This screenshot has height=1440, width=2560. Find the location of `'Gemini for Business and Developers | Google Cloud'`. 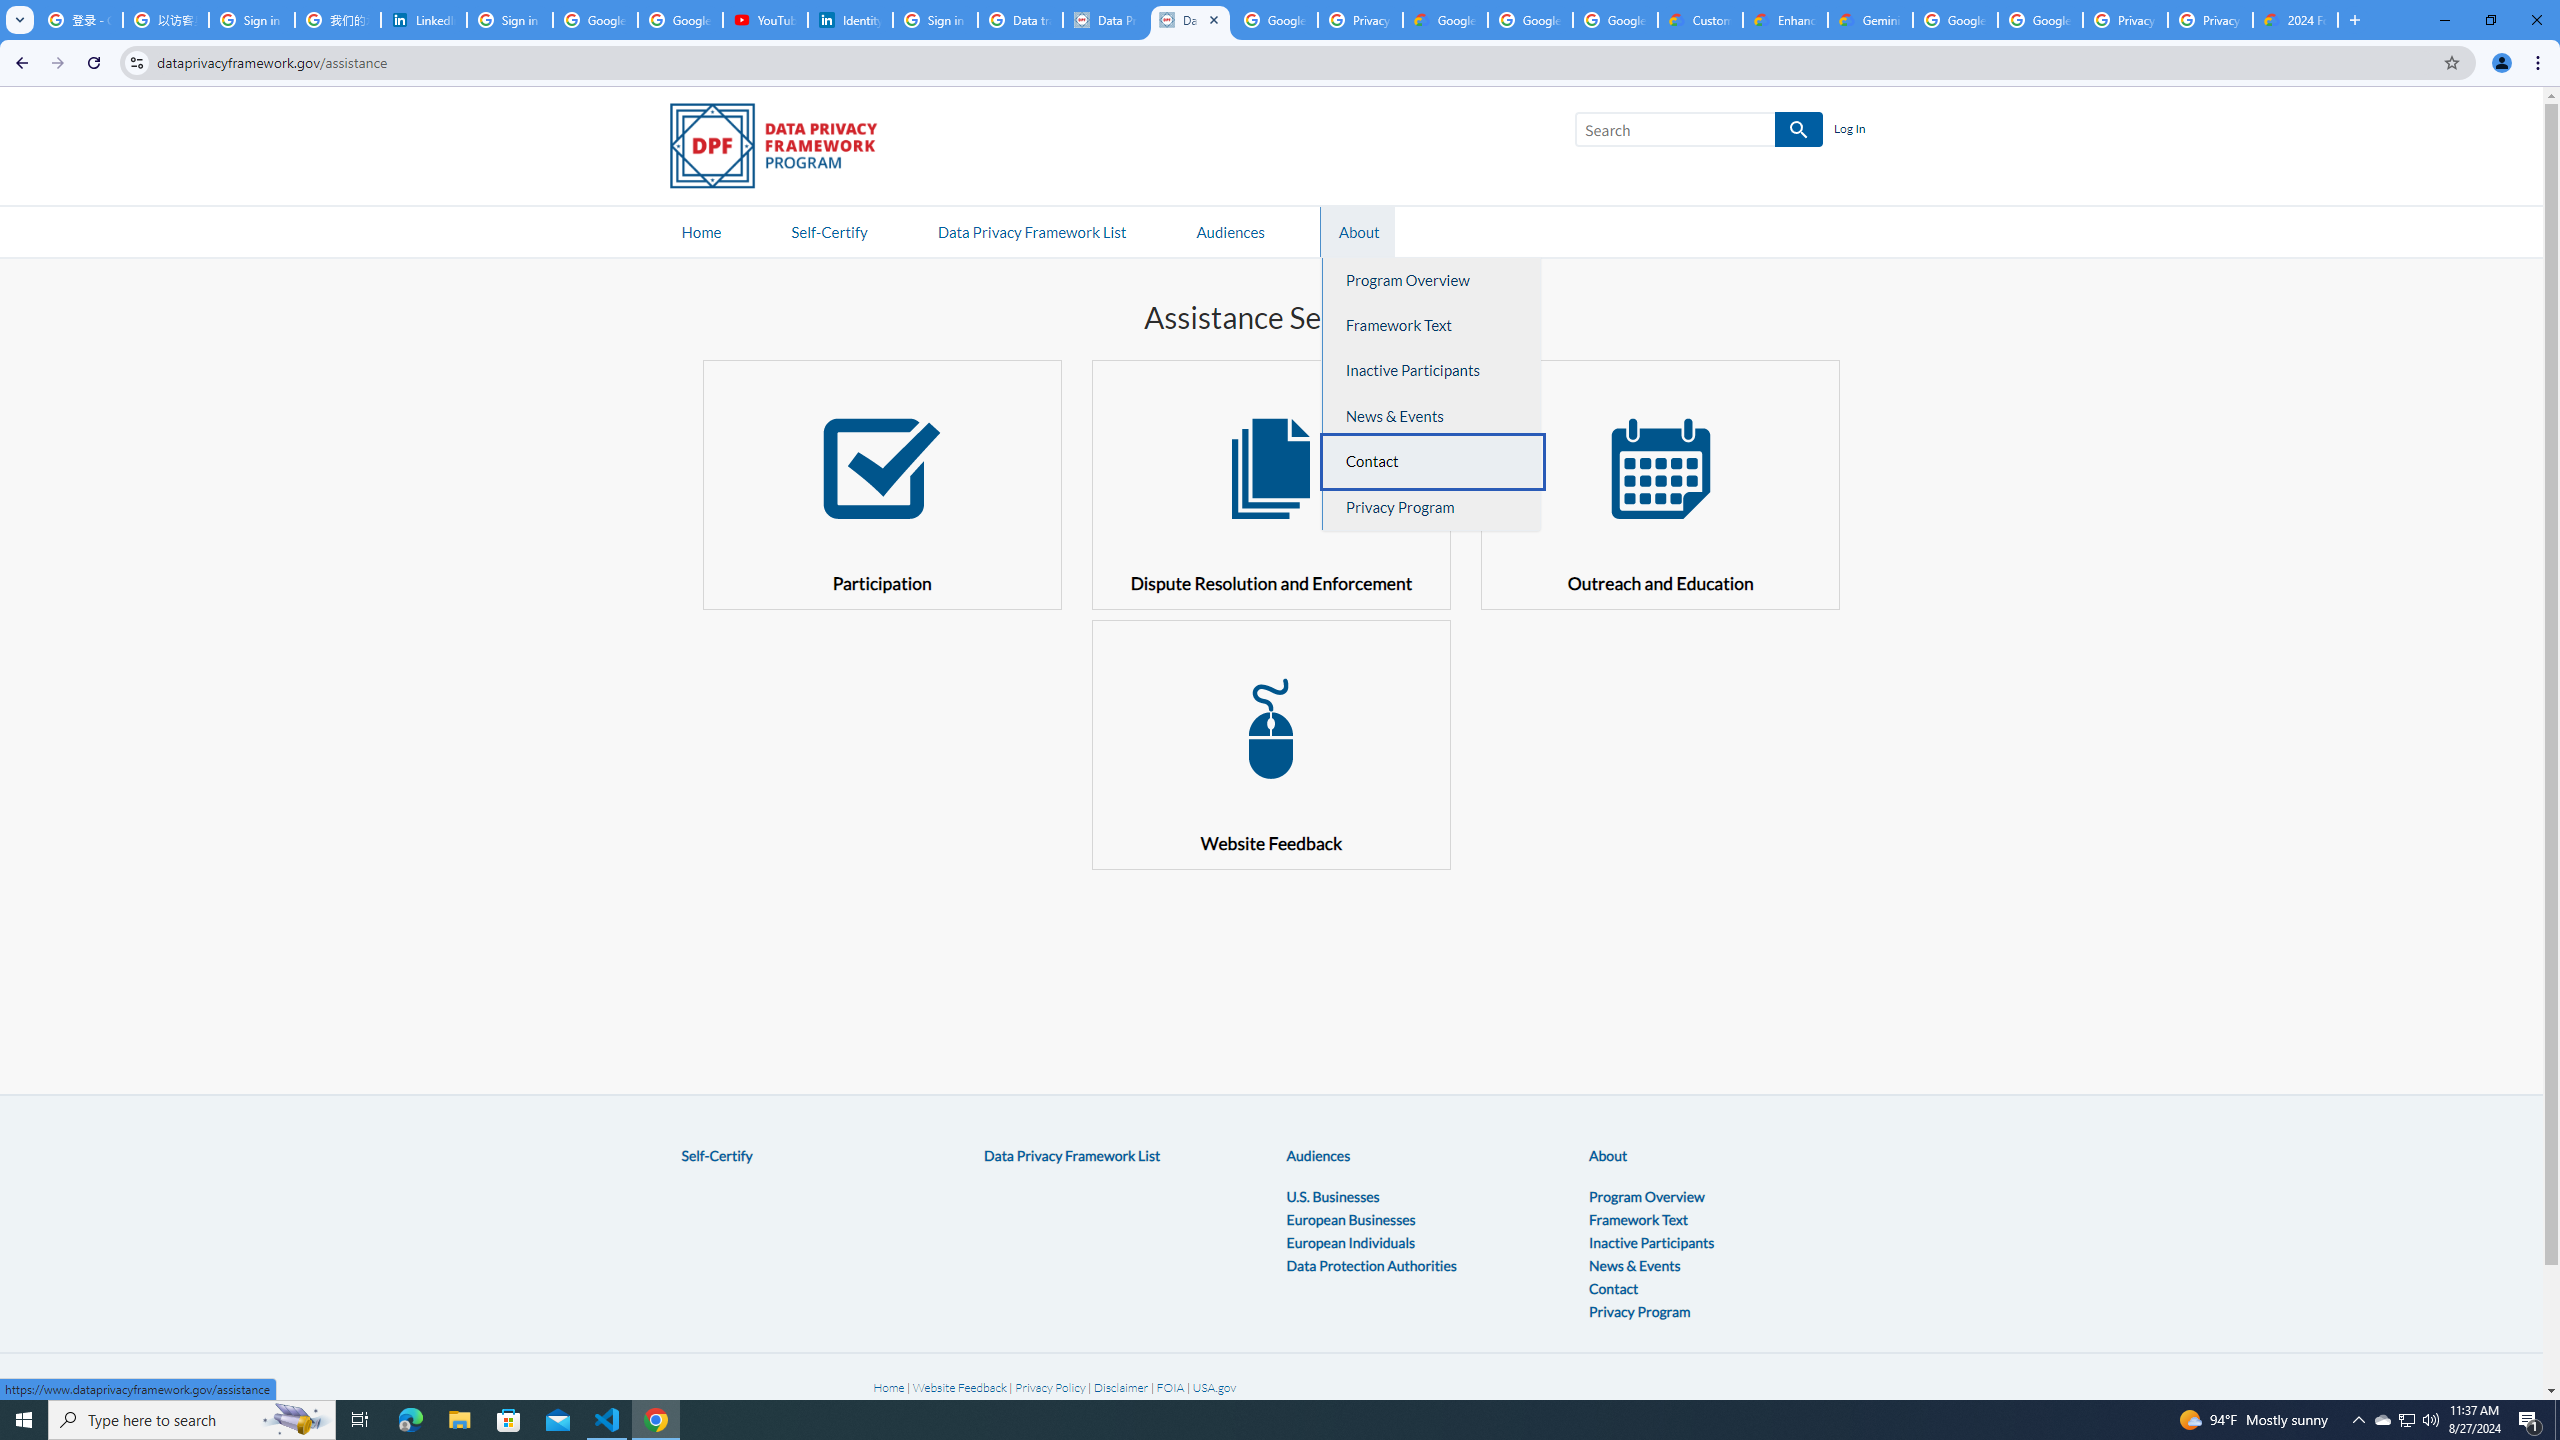

'Gemini for Business and Developers | Google Cloud' is located at coordinates (1871, 19).